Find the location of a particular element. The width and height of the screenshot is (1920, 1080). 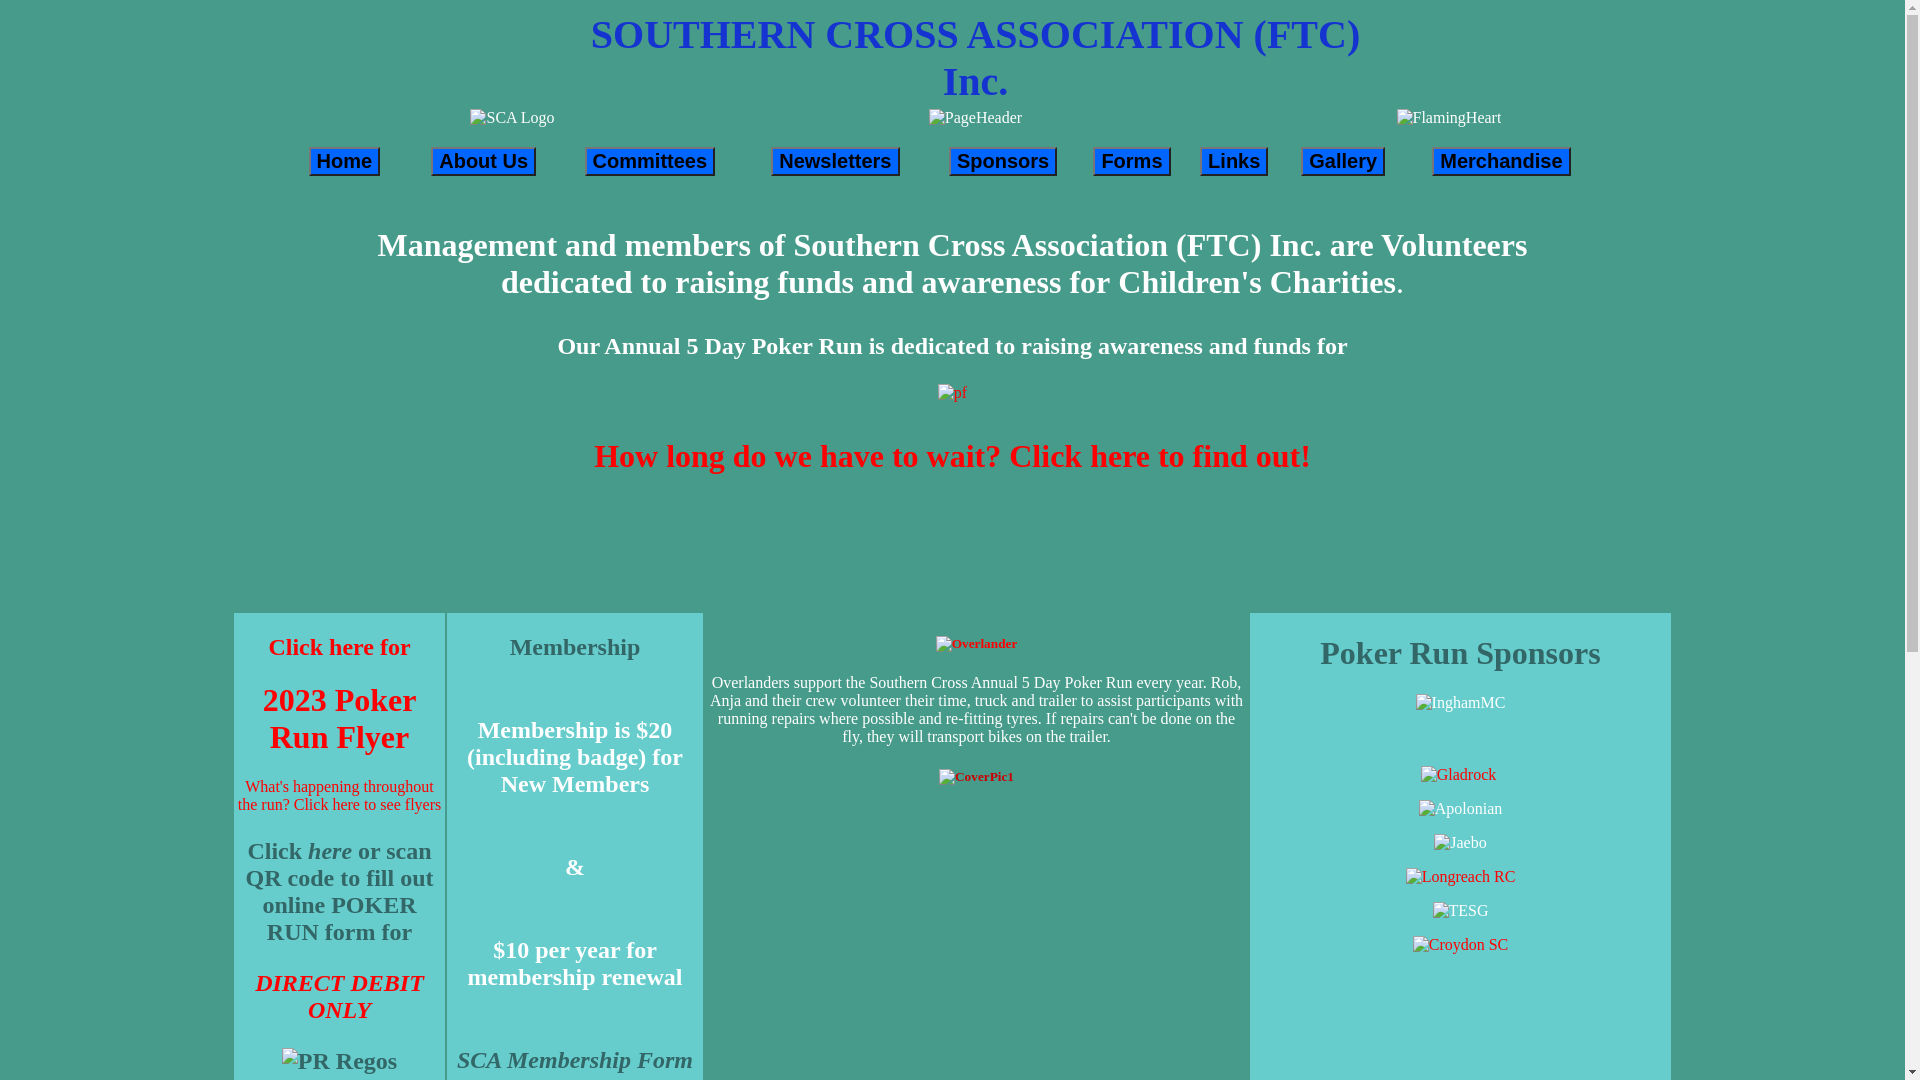

'Forms' is located at coordinates (1131, 159).